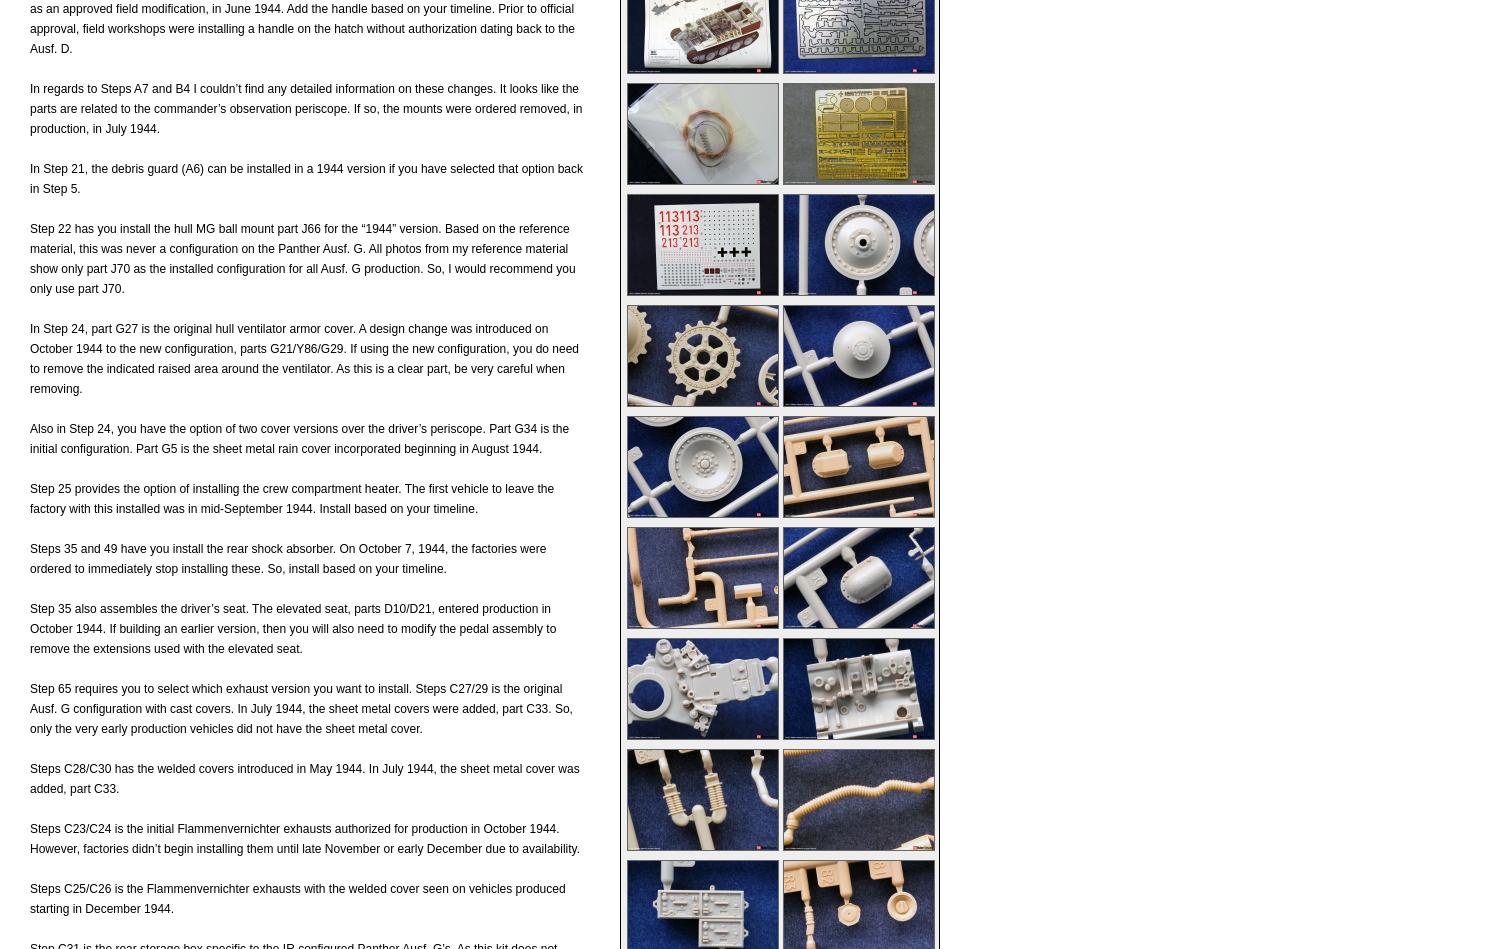 This screenshot has height=949, width=1500. What do you see at coordinates (306, 109) in the screenshot?
I see `'In regards to Steps A7 and B4 I couldn’t find any detailed information on these changes. It looks like the parts are related to the commander’s observation periscope. If so, the mounts were ordered removed, in production, in July 1944.'` at bounding box center [306, 109].